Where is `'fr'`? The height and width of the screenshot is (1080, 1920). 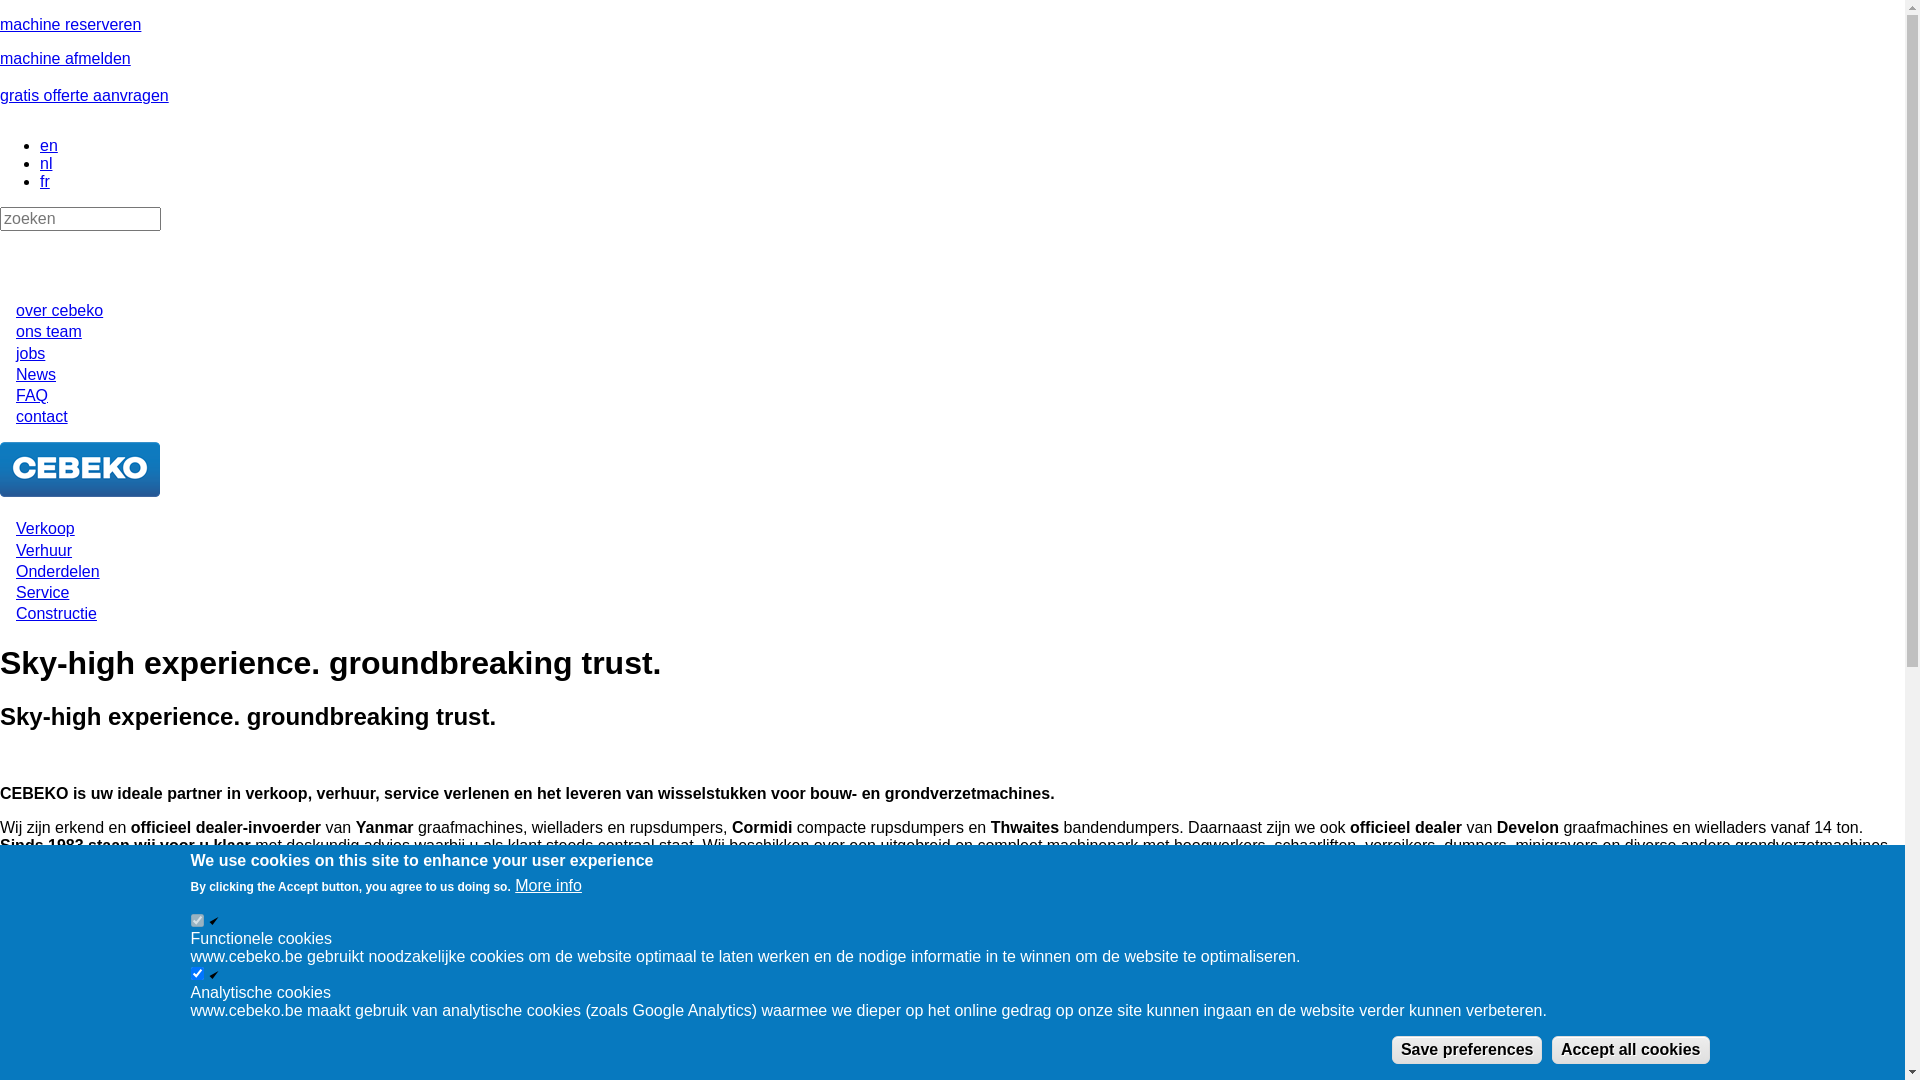
'fr' is located at coordinates (44, 181).